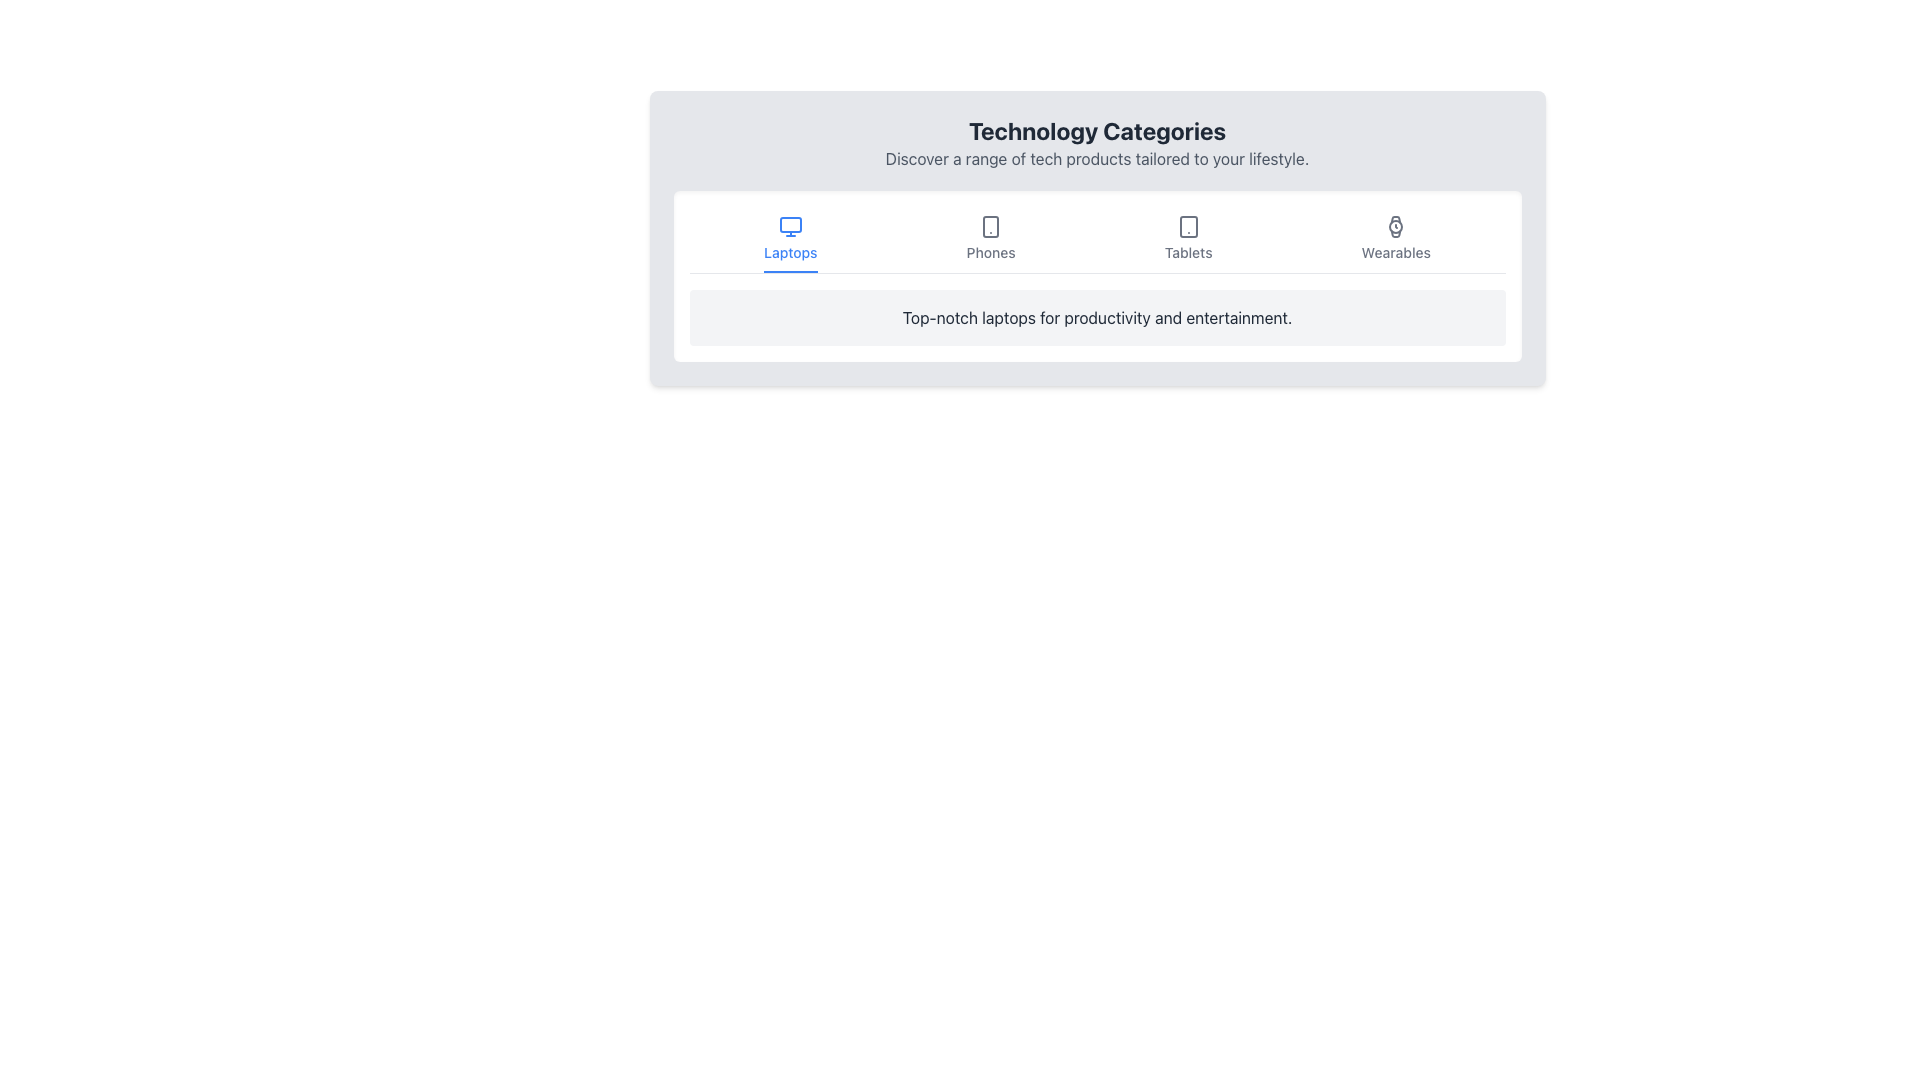 The height and width of the screenshot is (1080, 1920). Describe the element at coordinates (1395, 226) in the screenshot. I see `the SVG watch icon in the 'Wearables' section of the navigation menu` at that location.